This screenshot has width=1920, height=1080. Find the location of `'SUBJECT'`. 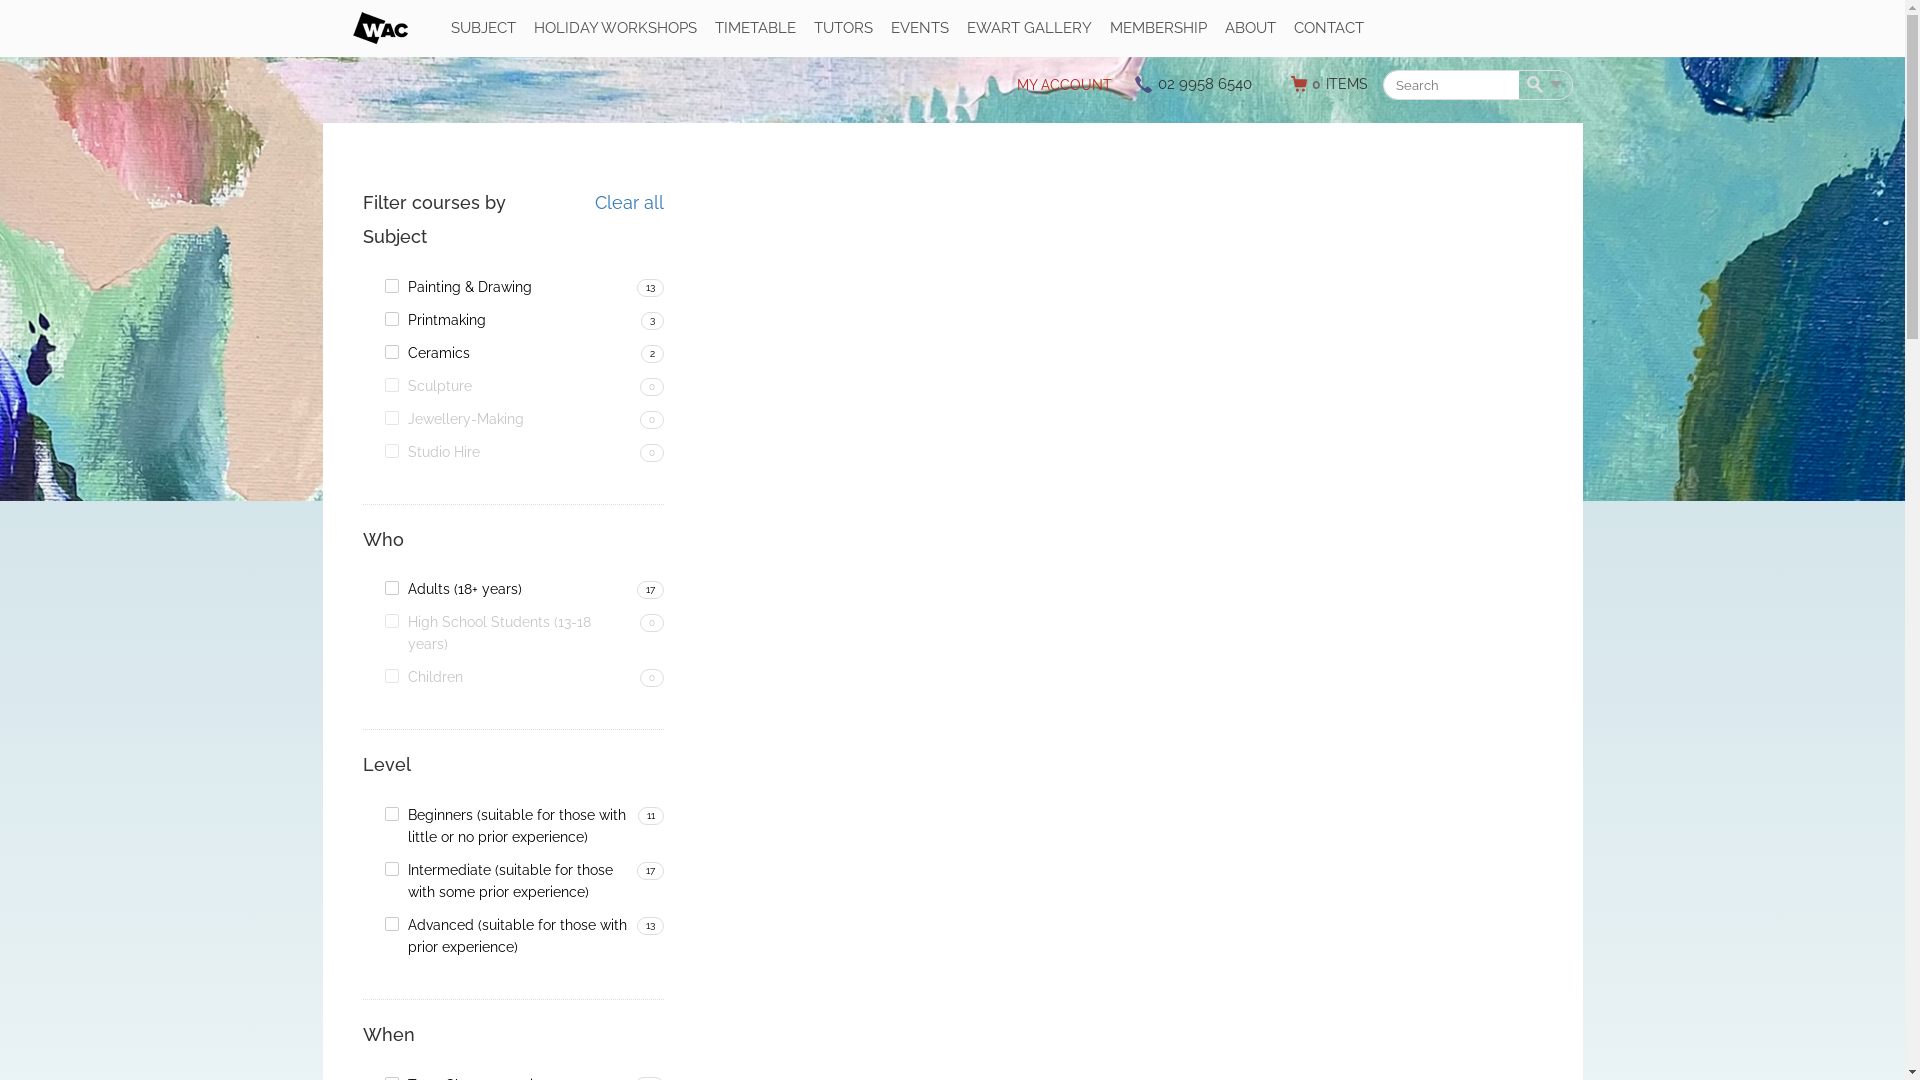

'SUBJECT' is located at coordinates (440, 27).